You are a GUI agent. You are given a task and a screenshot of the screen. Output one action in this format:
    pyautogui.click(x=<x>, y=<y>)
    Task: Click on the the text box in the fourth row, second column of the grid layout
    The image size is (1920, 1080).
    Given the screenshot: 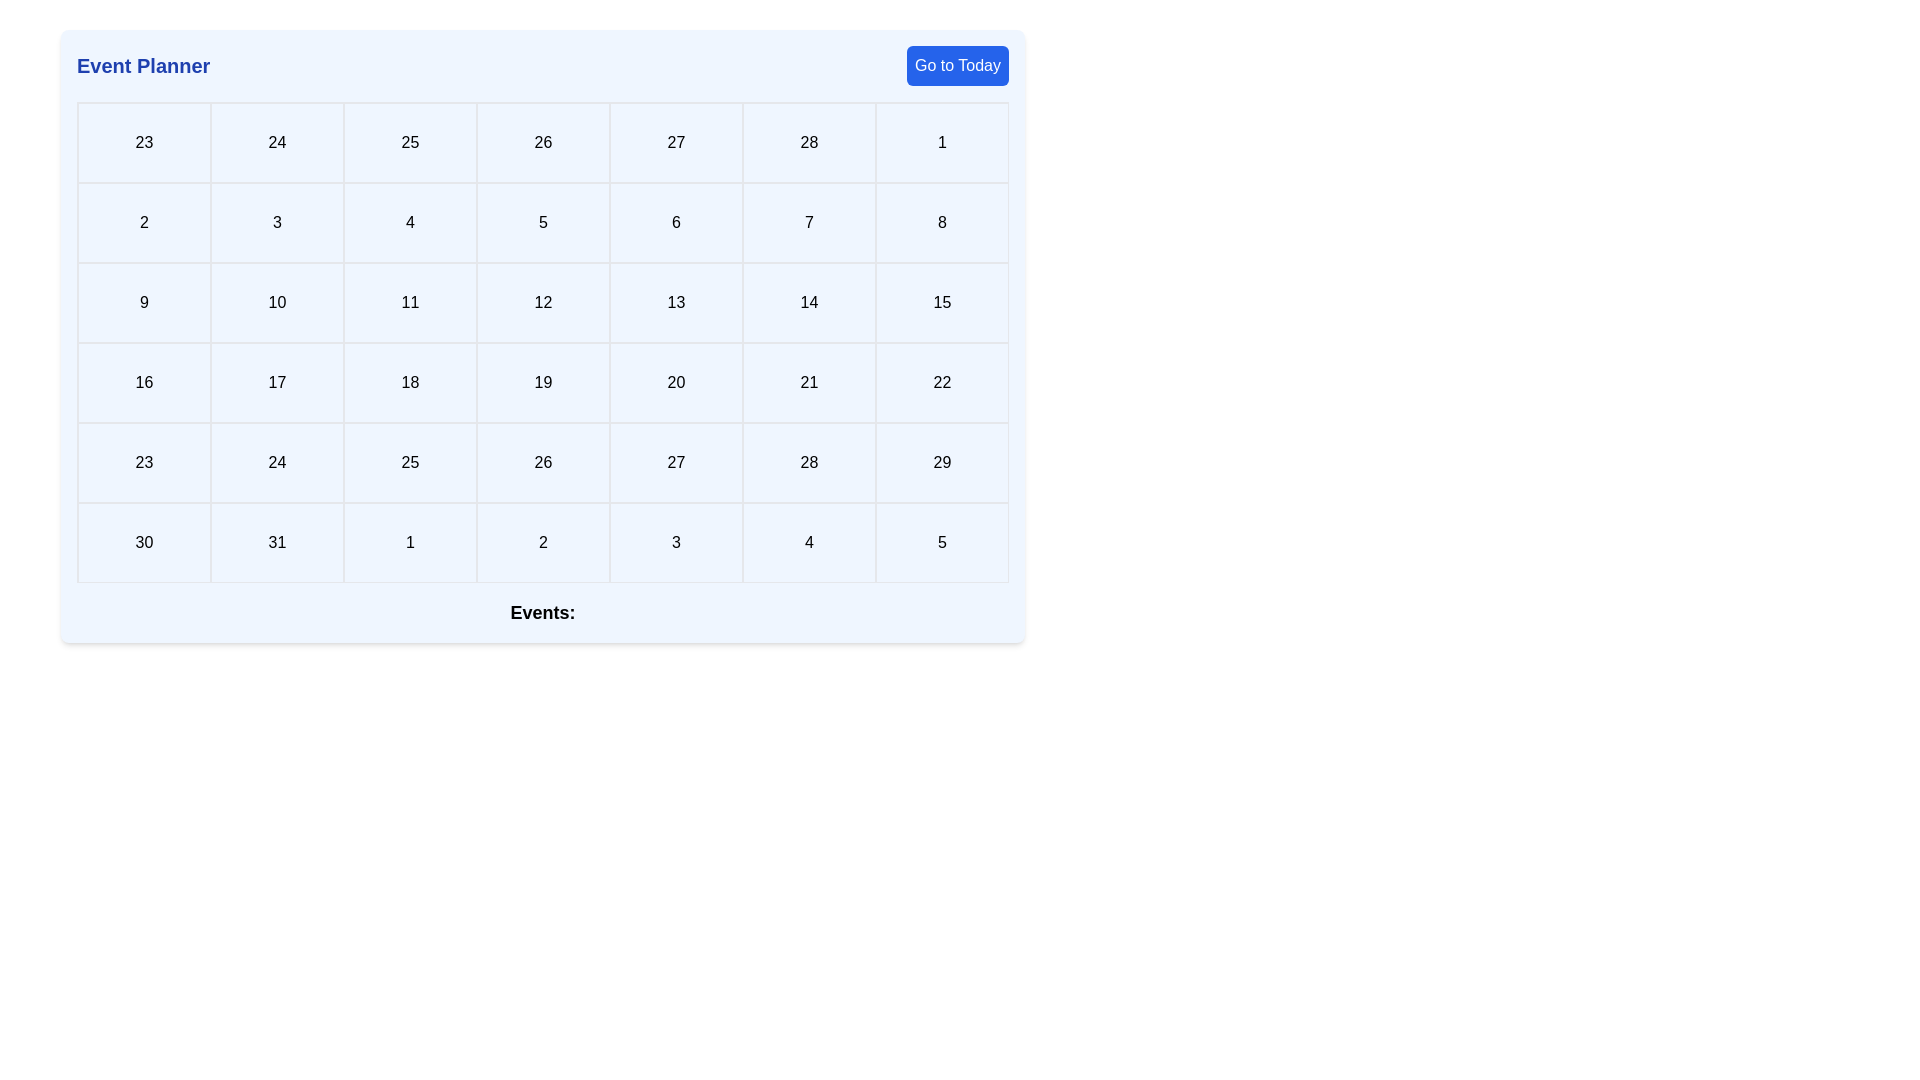 What is the action you would take?
    pyautogui.click(x=276, y=462)
    